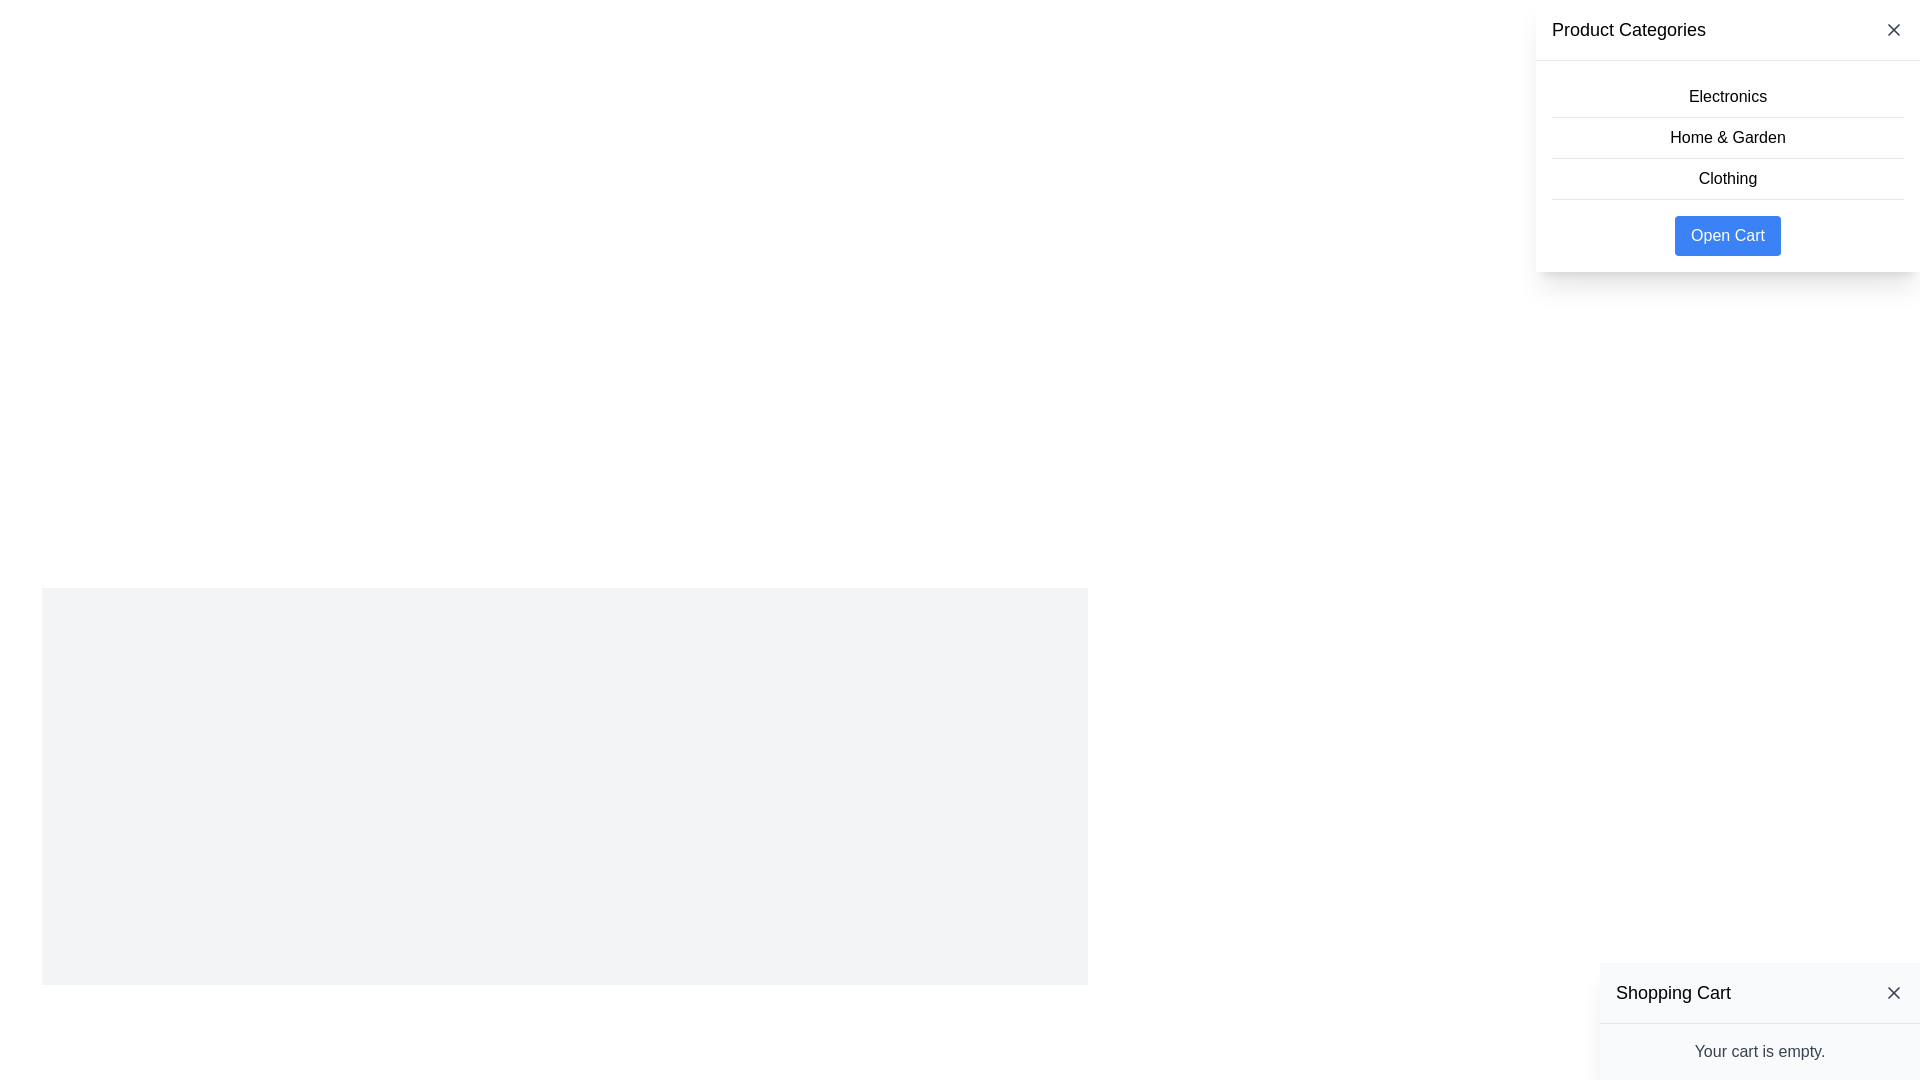  Describe the element at coordinates (1727, 178) in the screenshot. I see `the 'Clothing' text button in the dropdown menu` at that location.